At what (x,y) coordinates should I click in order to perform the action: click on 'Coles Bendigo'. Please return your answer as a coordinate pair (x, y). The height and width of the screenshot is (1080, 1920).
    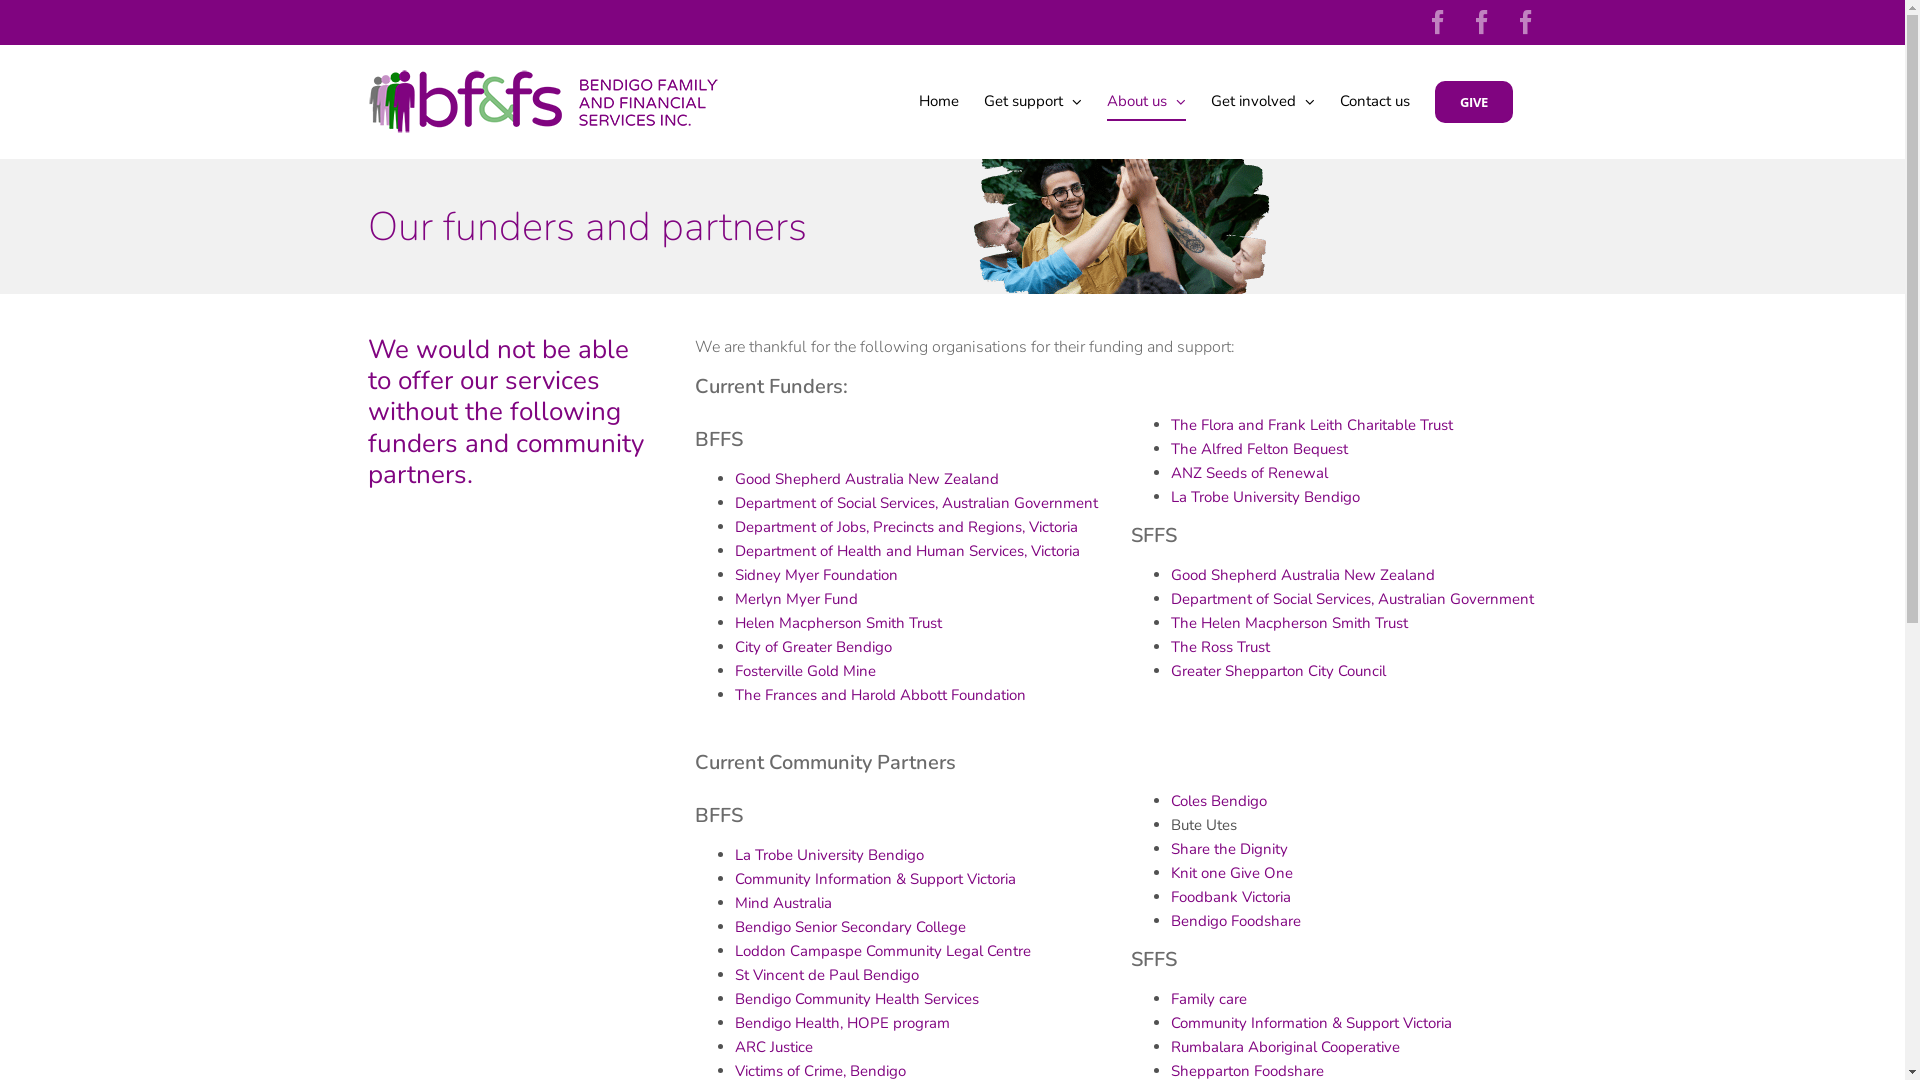
    Looking at the image, I should click on (1218, 800).